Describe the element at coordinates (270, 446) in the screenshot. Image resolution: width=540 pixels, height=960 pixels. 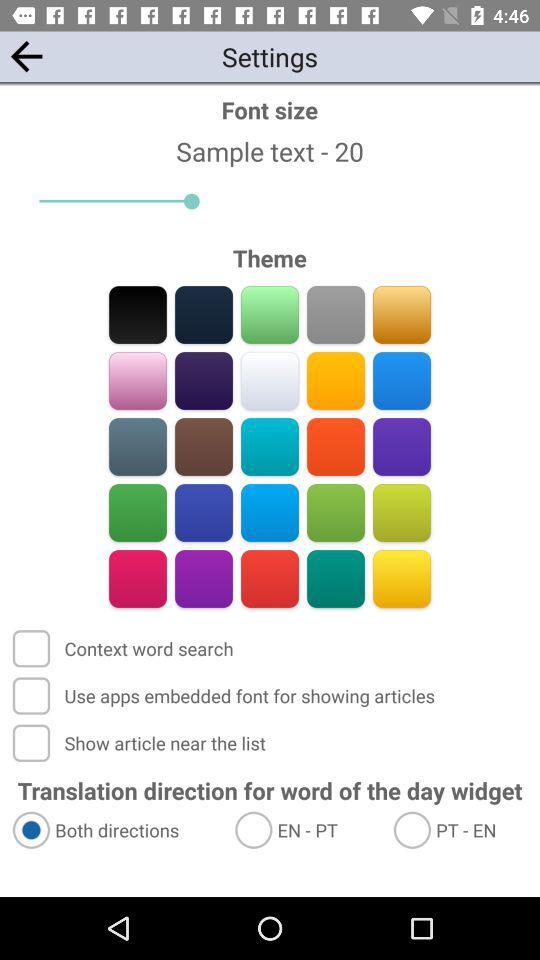
I see `go do couler` at that location.